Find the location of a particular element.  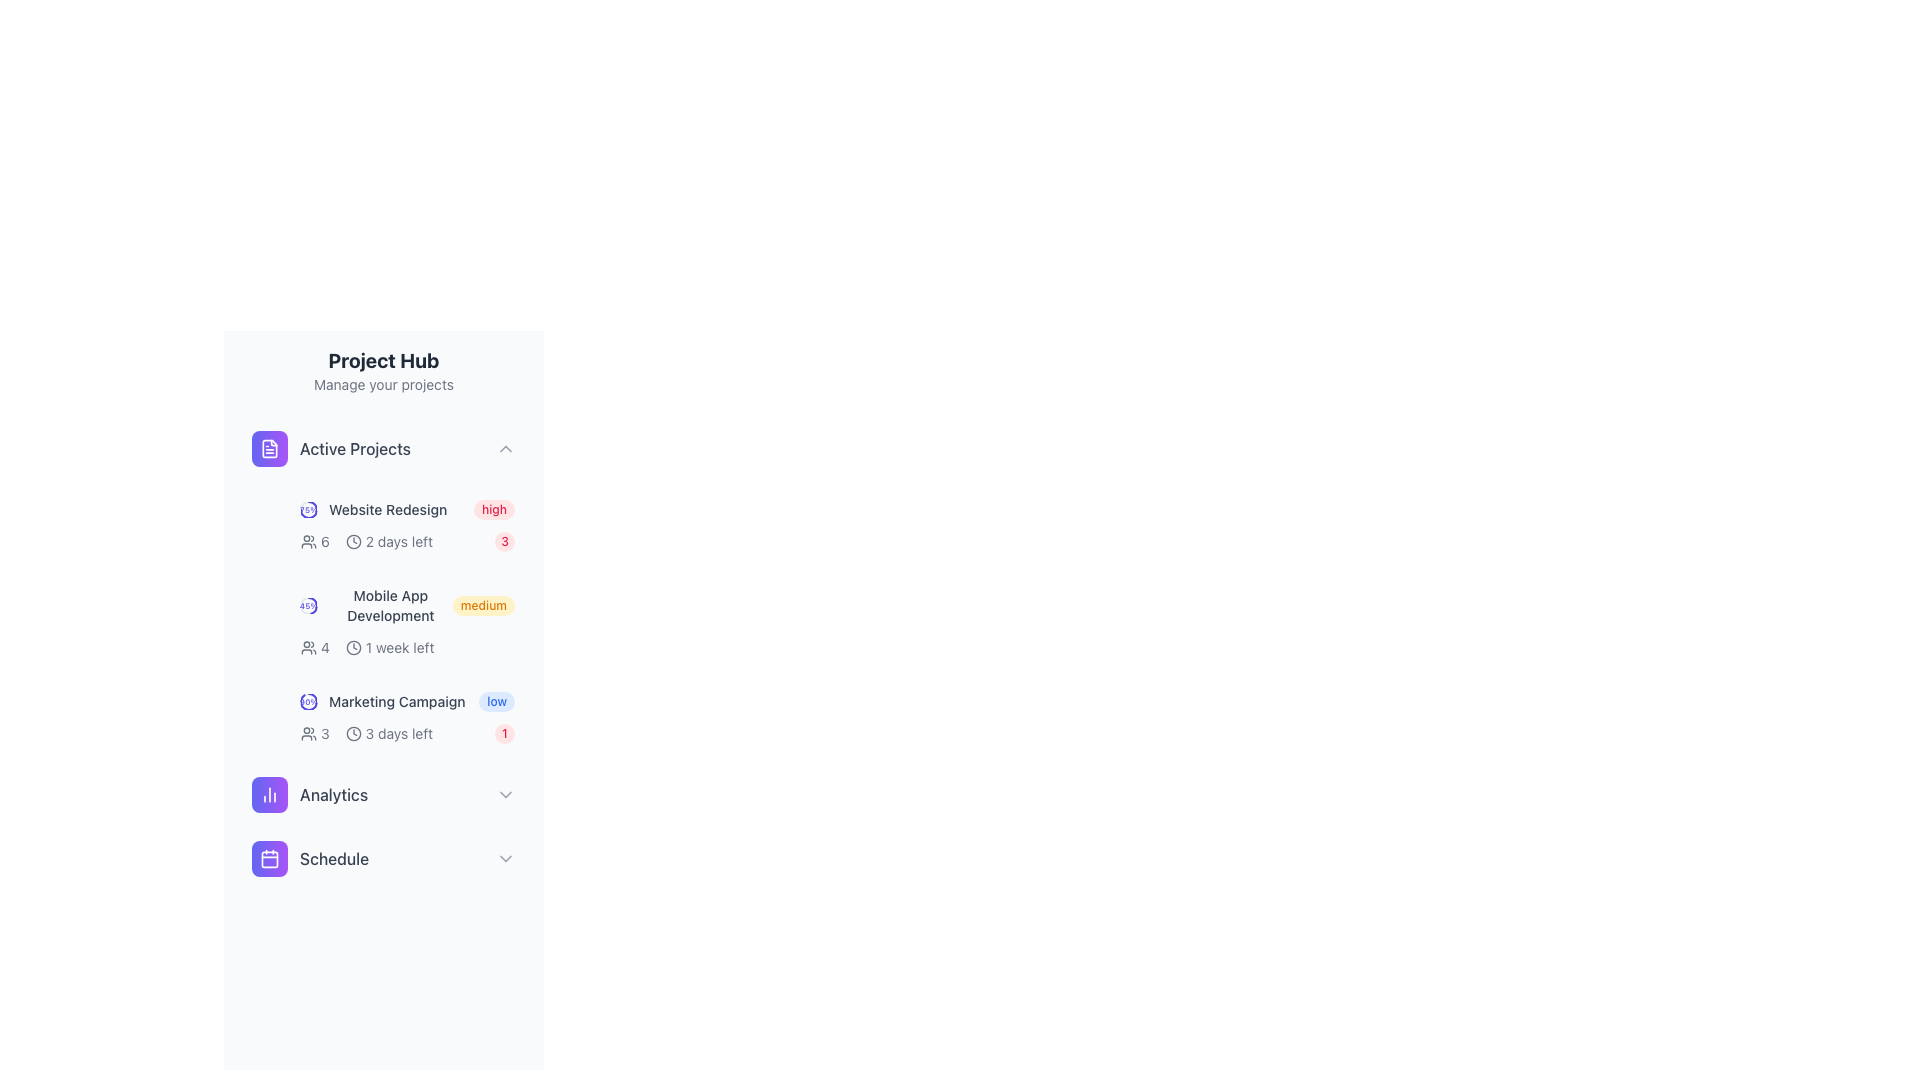

the Project list item labeled 'Mobile App Development' which is the second item in the 'Active Projects' list is located at coordinates (407, 620).